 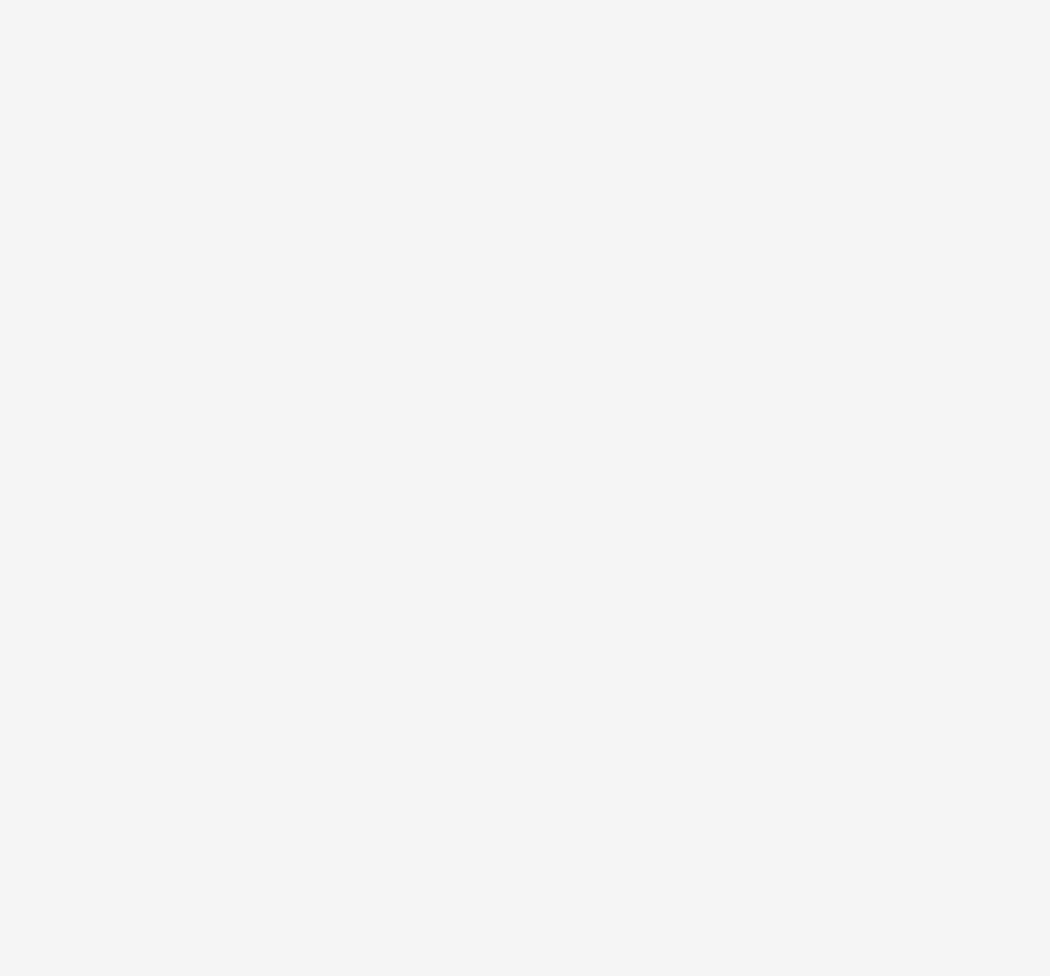 I want to click on 'Amphigori man 1 hd 720p', so click(x=274, y=780).